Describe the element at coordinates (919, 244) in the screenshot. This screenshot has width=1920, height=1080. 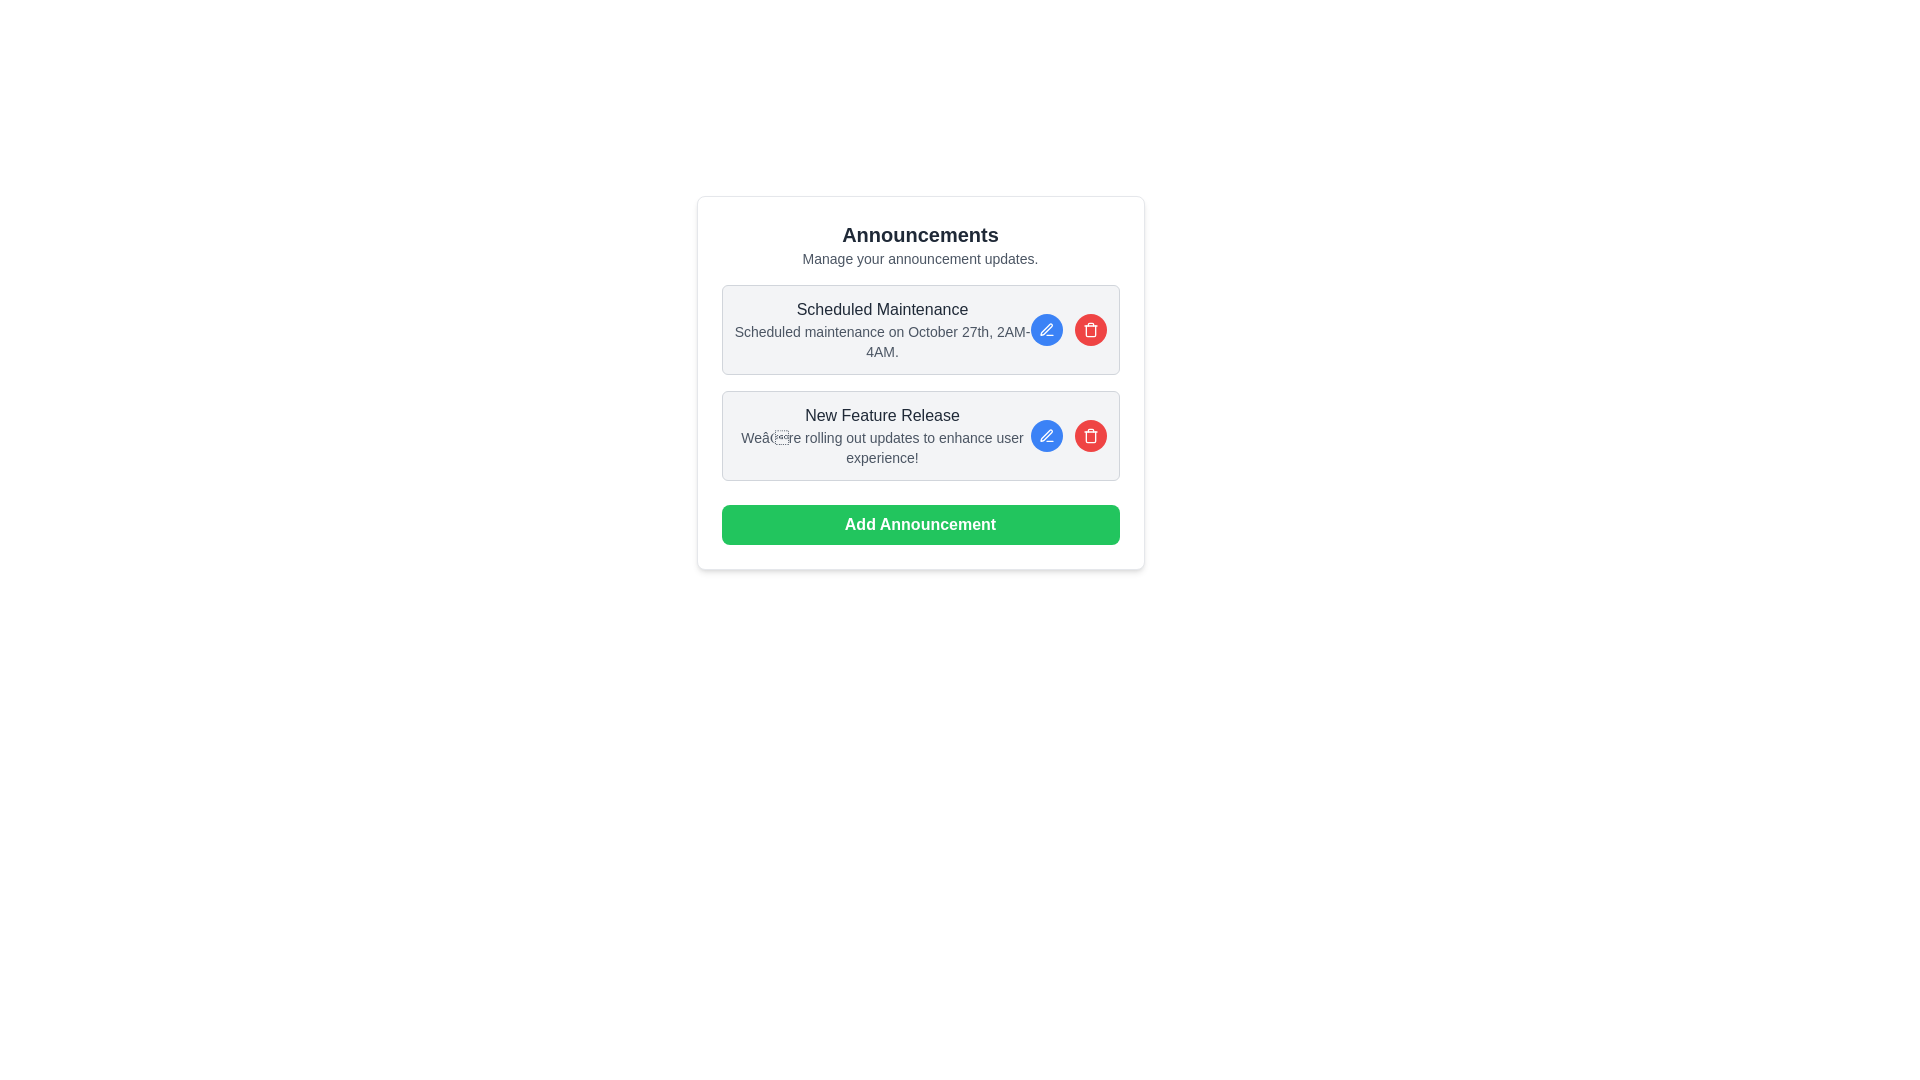
I see `the Label or Text Header element displaying 'Announcements' and 'Manage your announcement updates.'` at that location.